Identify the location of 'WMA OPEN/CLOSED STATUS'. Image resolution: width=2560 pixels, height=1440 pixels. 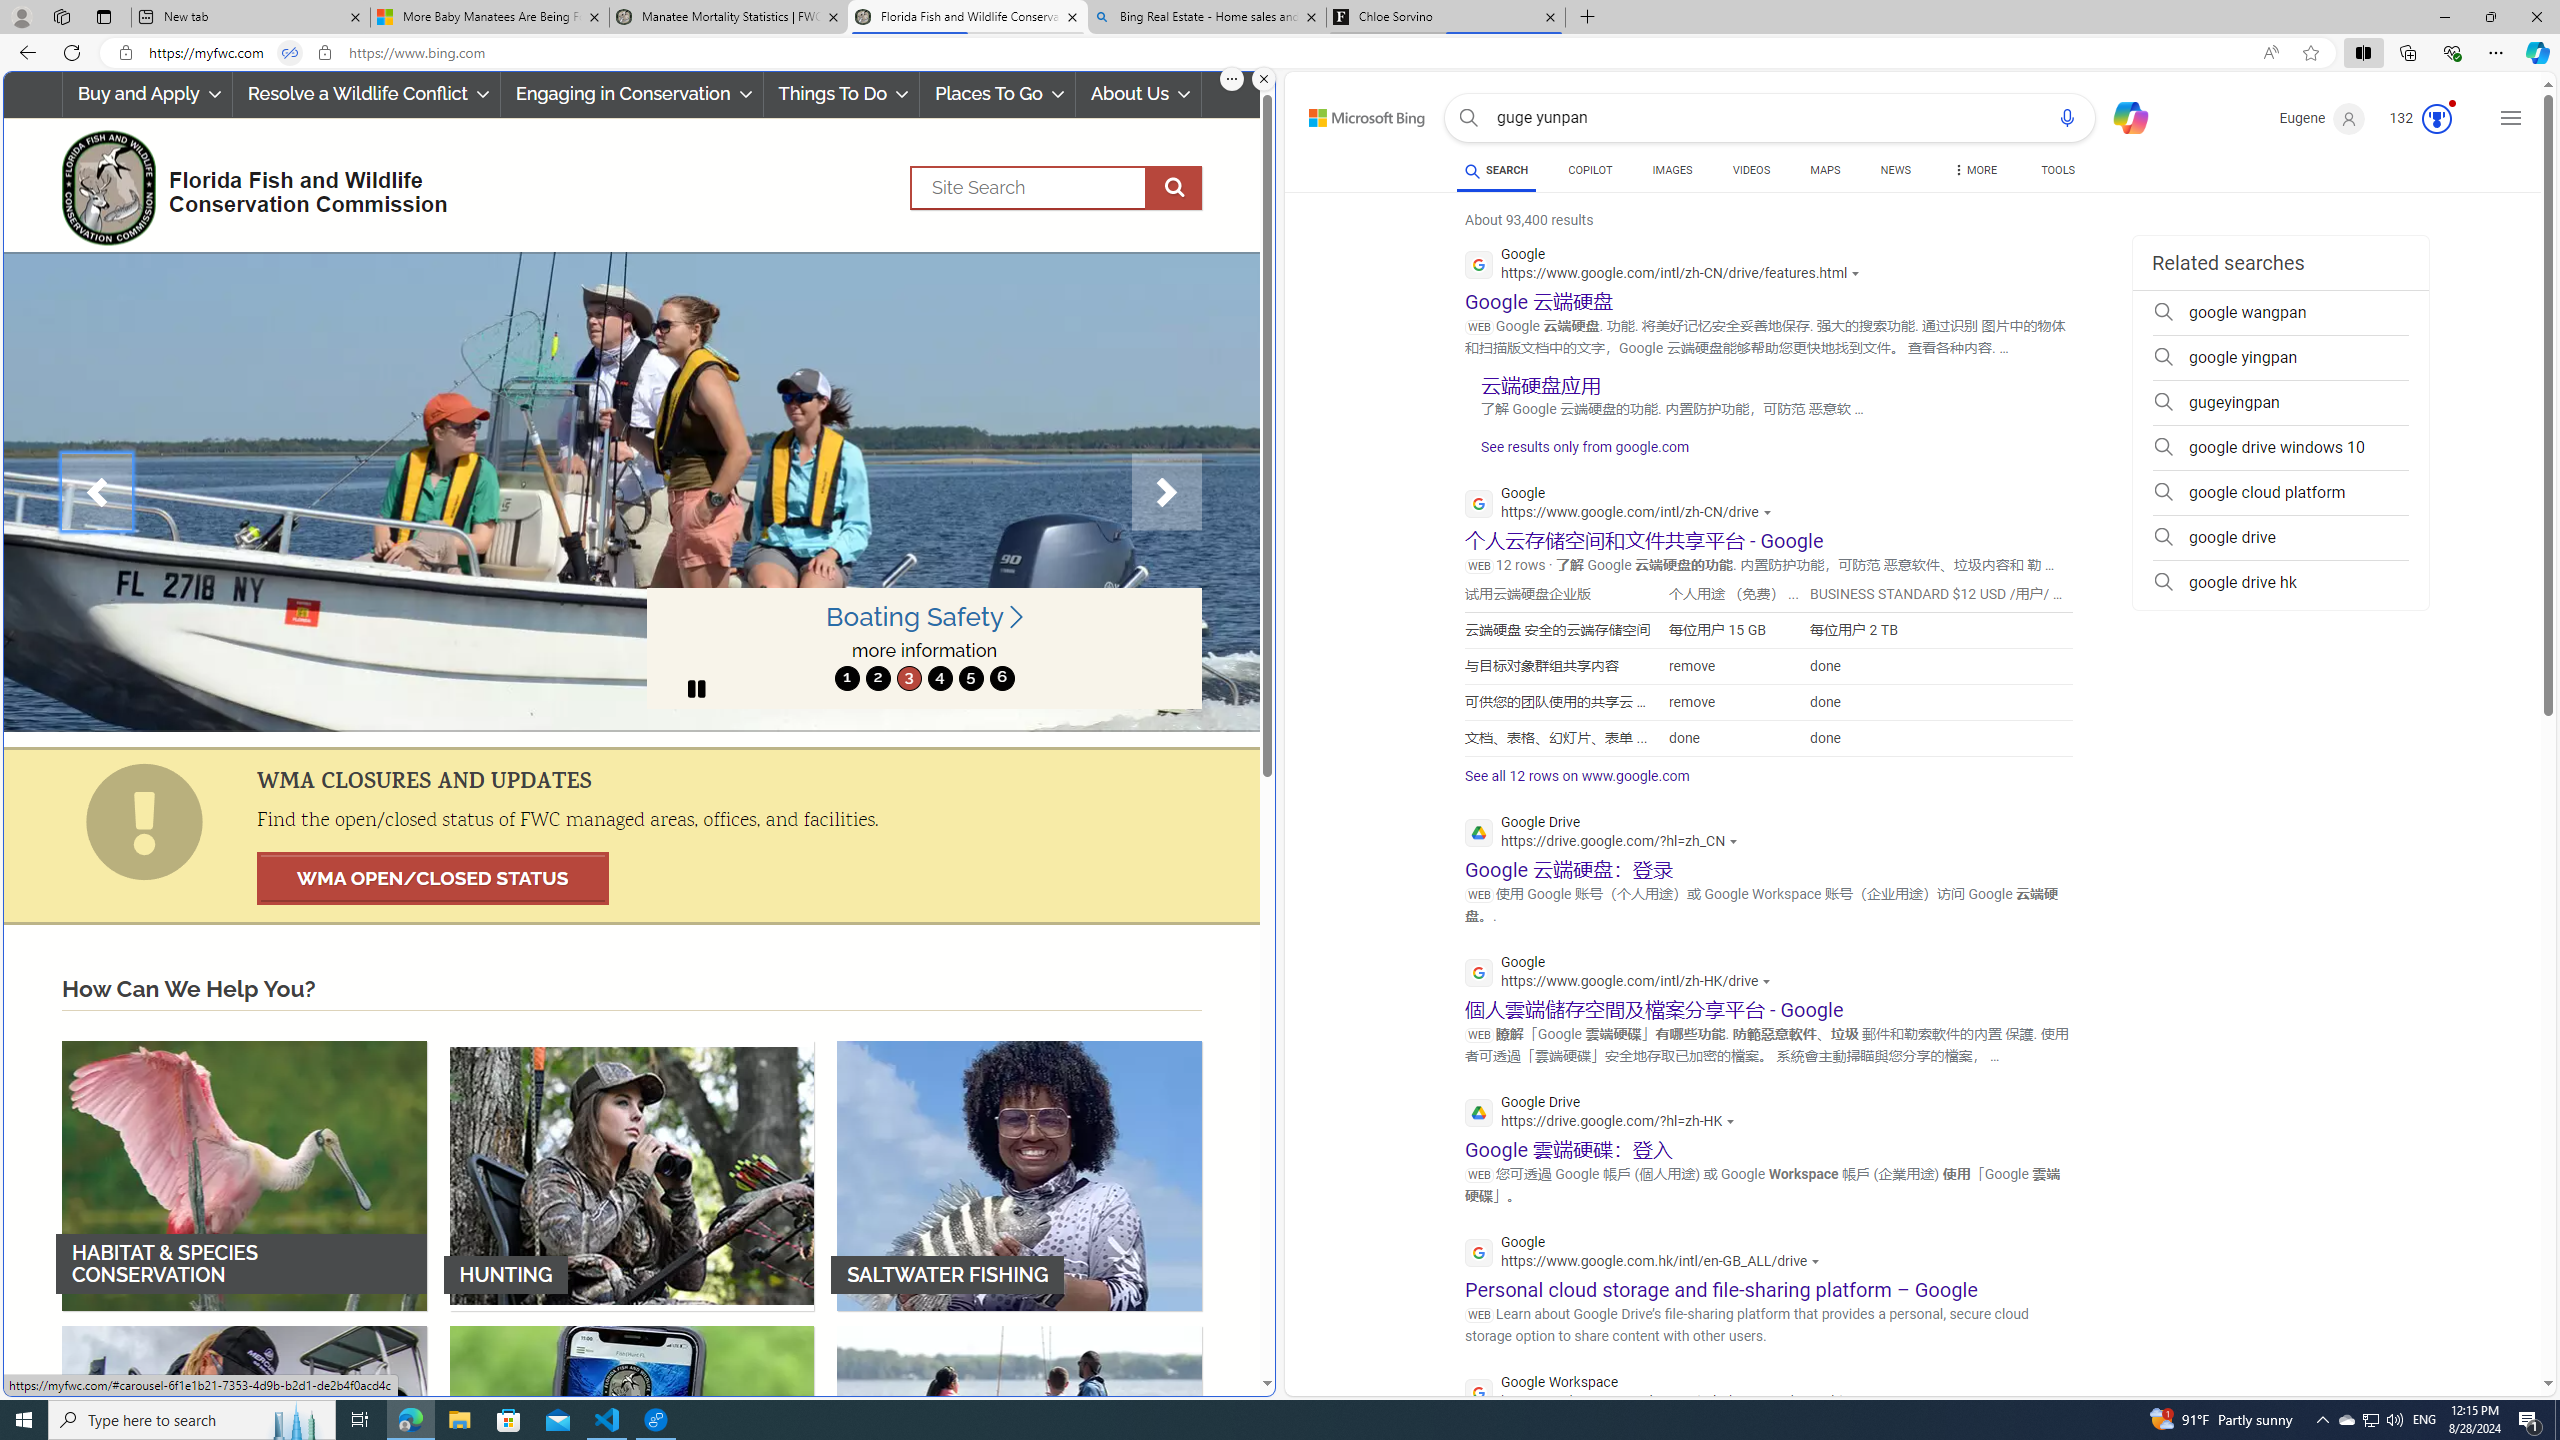
(432, 878).